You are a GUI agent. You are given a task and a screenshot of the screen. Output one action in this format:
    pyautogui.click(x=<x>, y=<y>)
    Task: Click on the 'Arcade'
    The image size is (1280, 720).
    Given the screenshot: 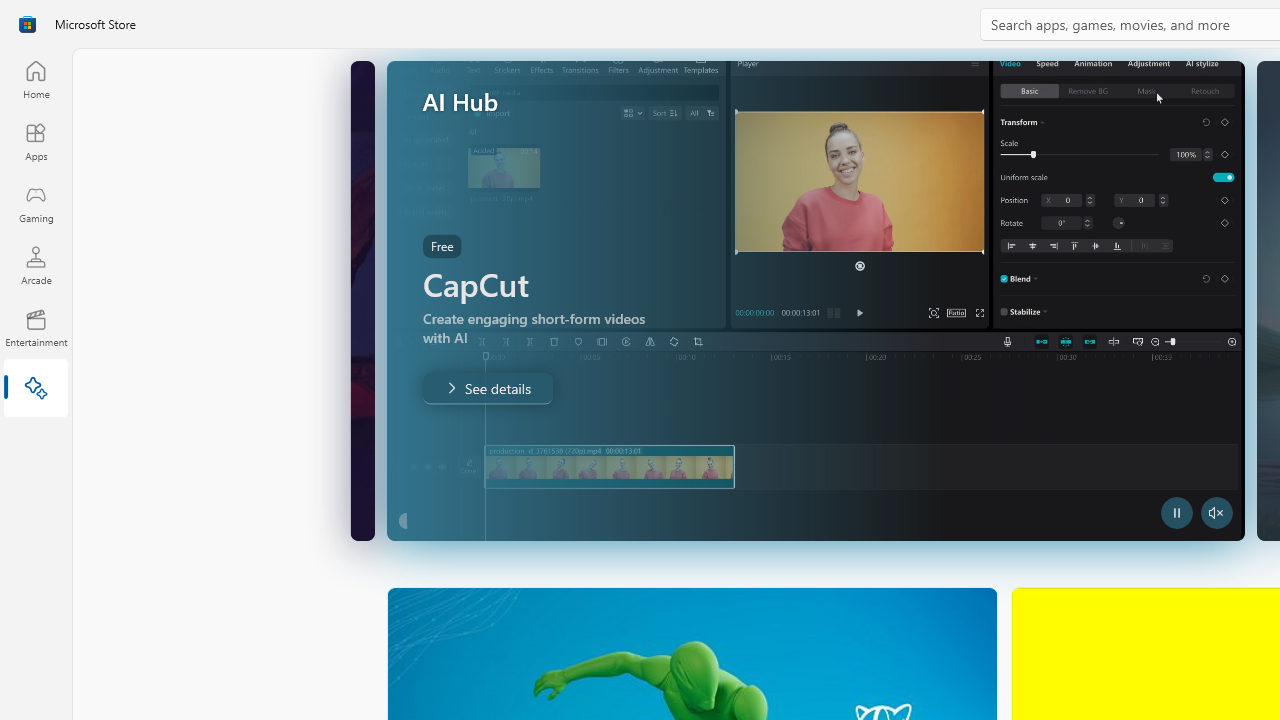 What is the action you would take?
    pyautogui.click(x=35, y=264)
    